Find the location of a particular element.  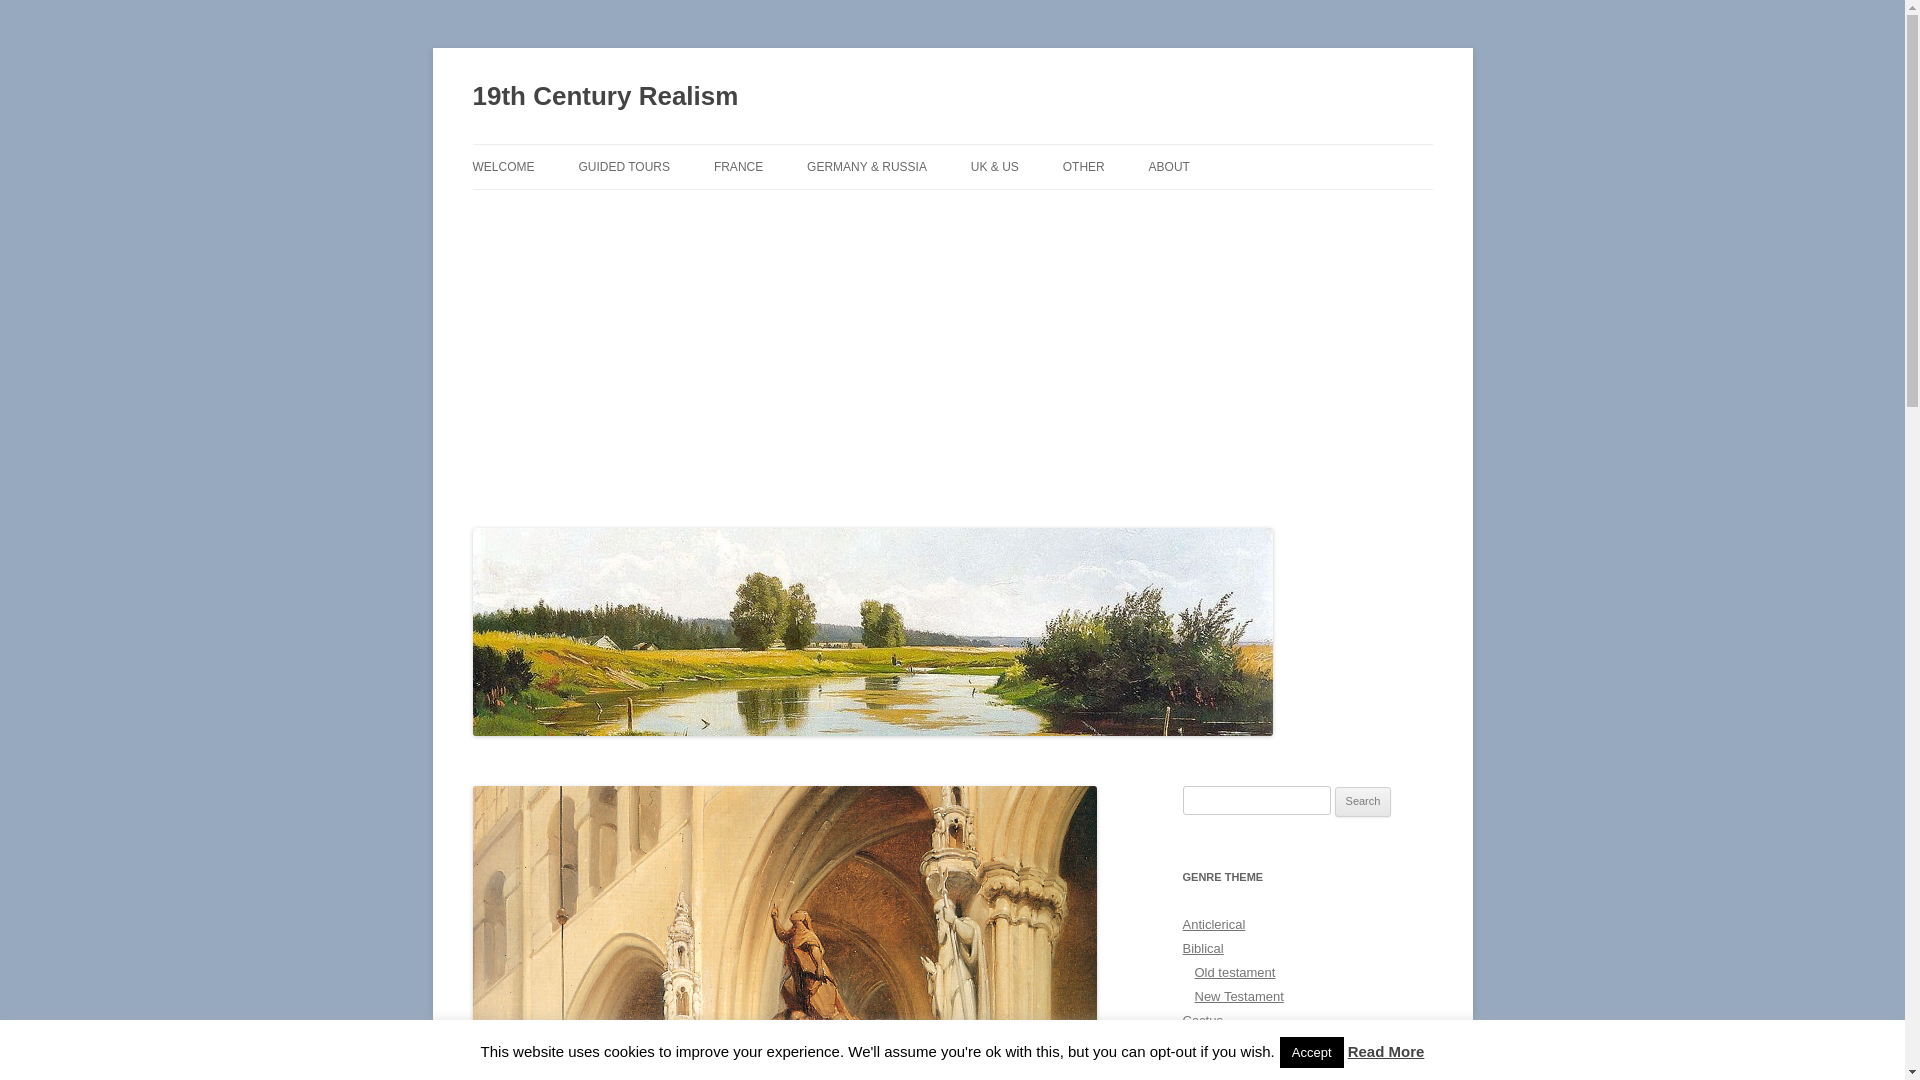

'OTHER' is located at coordinates (1083, 165).